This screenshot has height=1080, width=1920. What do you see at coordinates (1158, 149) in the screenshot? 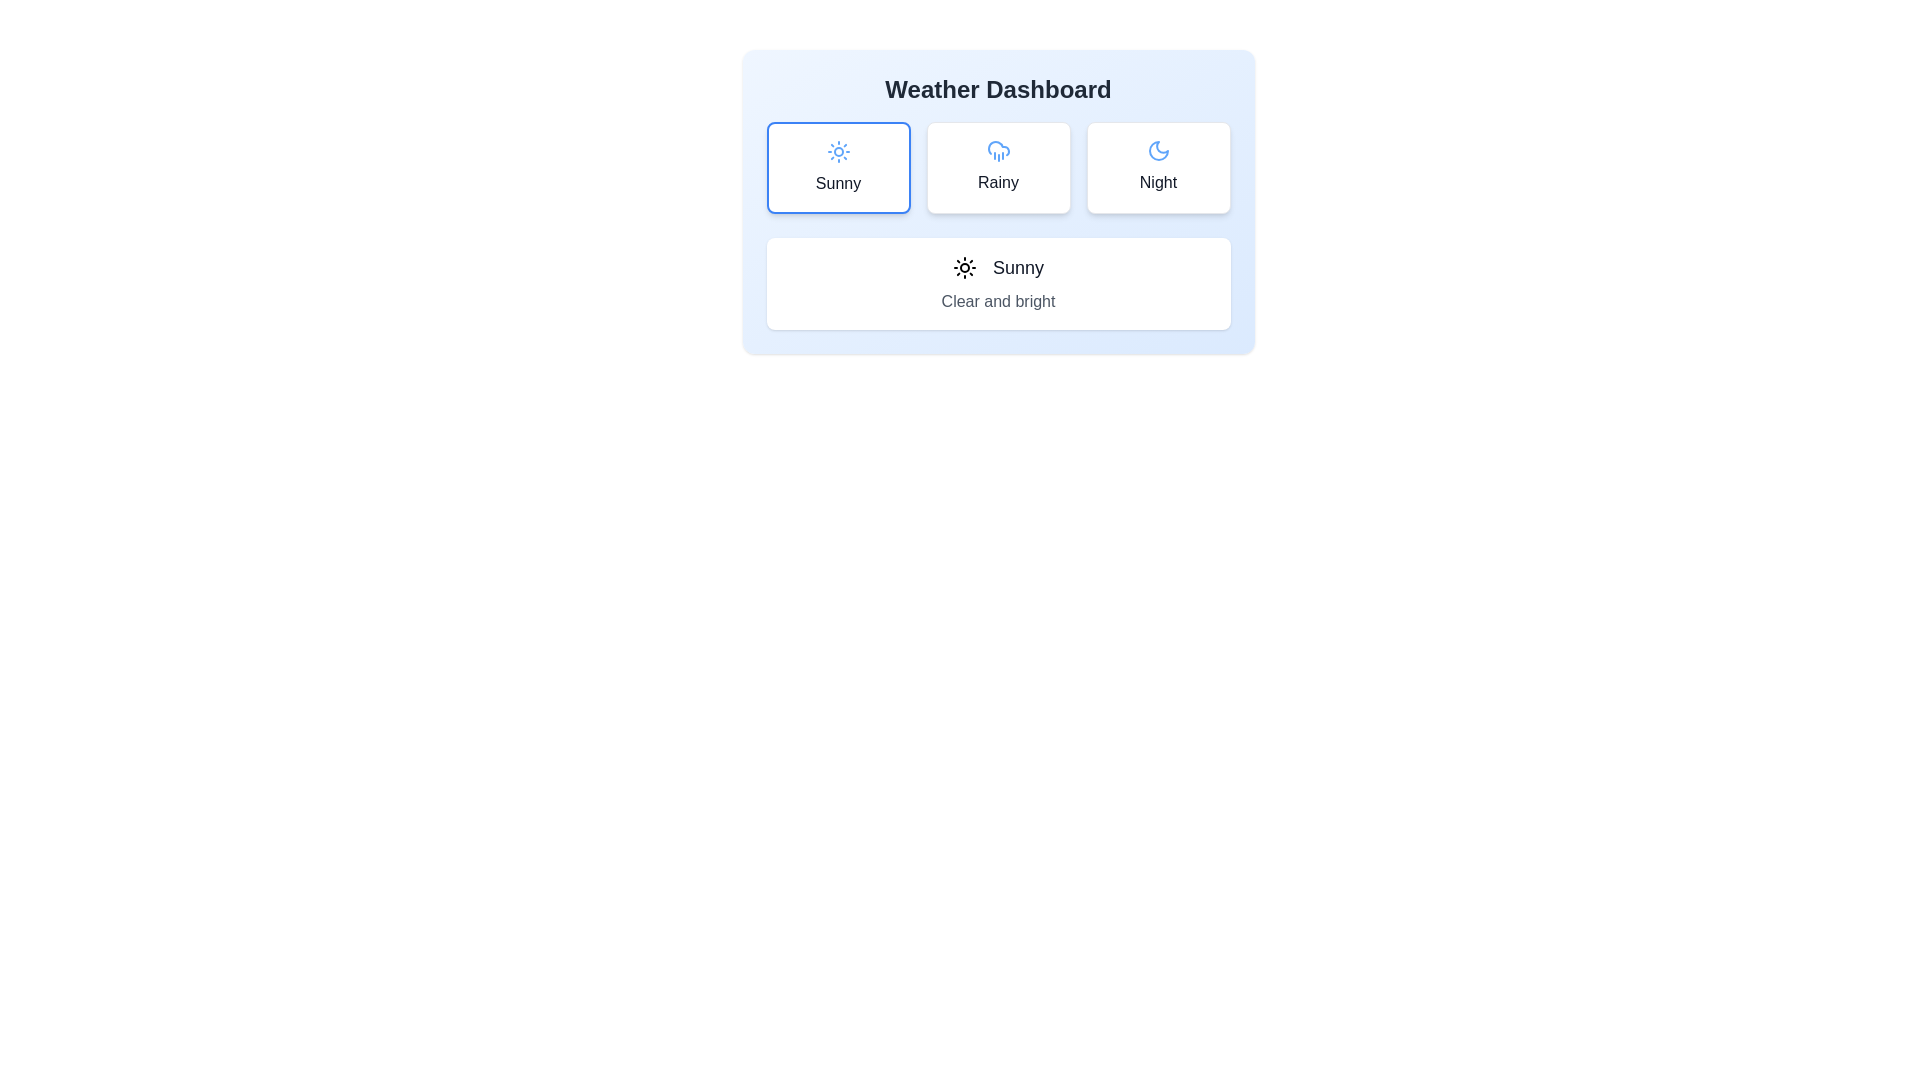
I see `the depiction of the 'Night' mode icon, which is located centrally within the 'Night' card group, above the text 'Night' and adjacent to other weather icons` at bounding box center [1158, 149].